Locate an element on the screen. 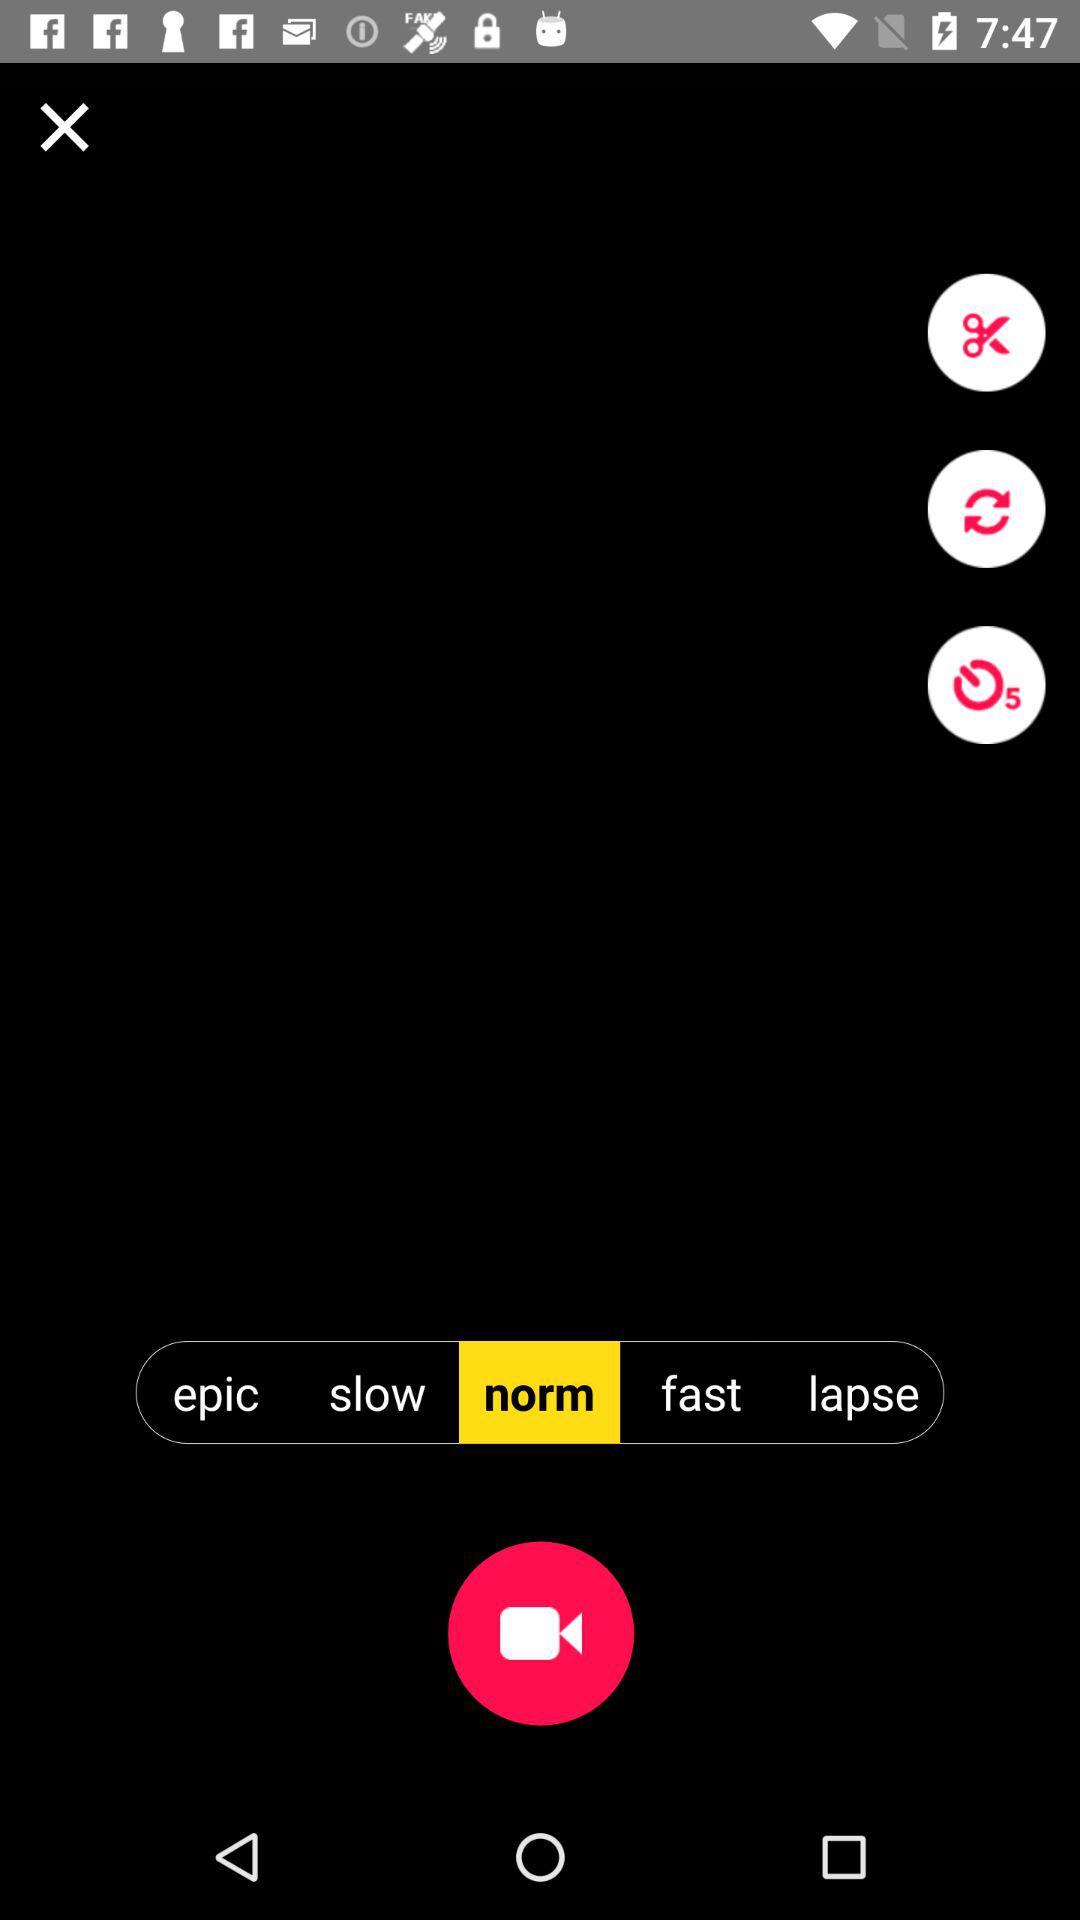  the refresh icon is located at coordinates (985, 508).